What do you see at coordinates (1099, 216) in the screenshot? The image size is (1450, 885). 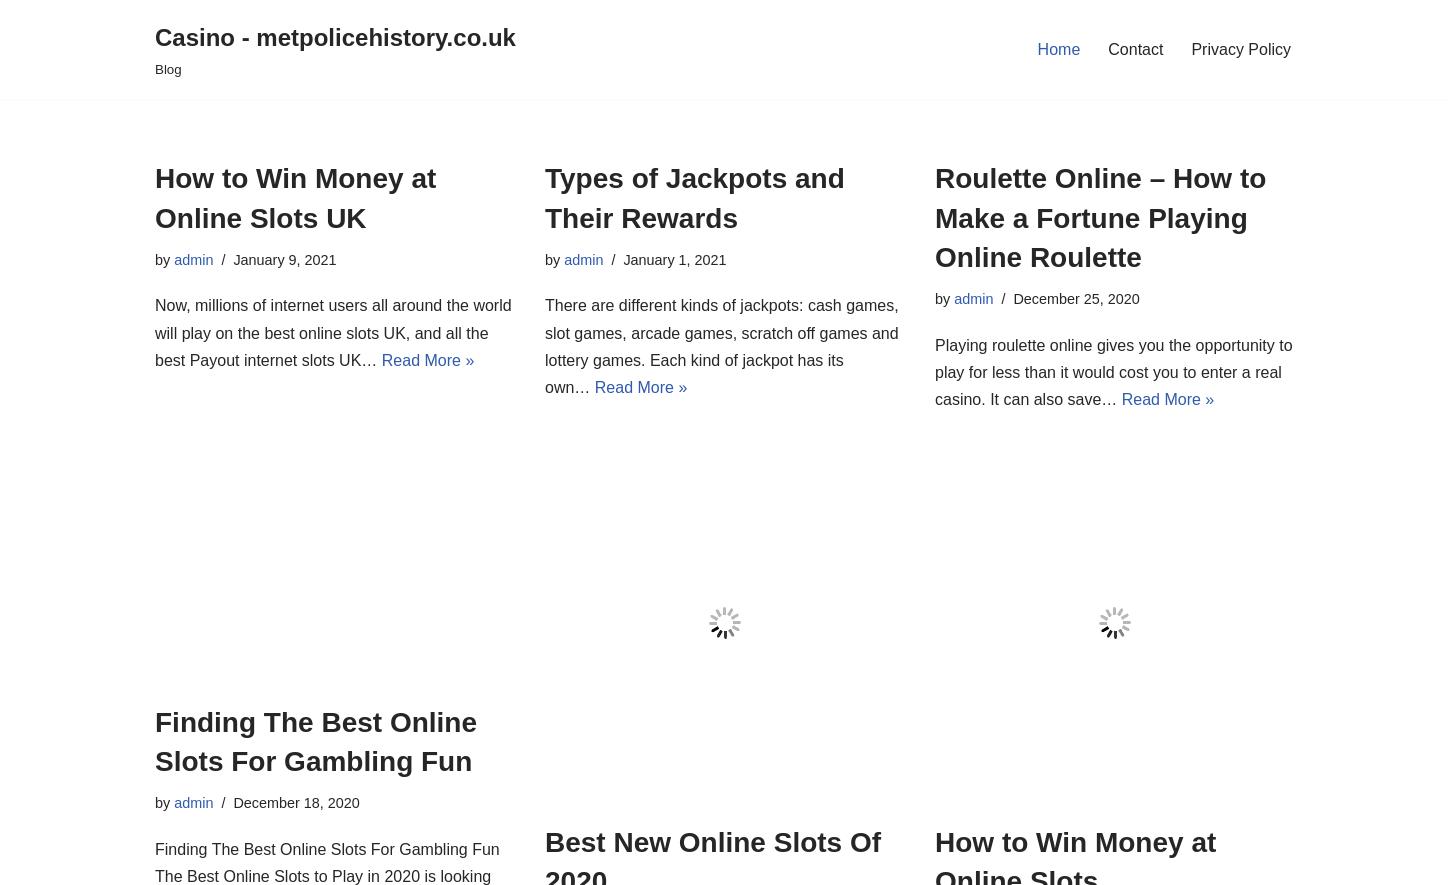 I see `'Roulette Online – How to Make a Fortune Playing Online Roulette'` at bounding box center [1099, 216].